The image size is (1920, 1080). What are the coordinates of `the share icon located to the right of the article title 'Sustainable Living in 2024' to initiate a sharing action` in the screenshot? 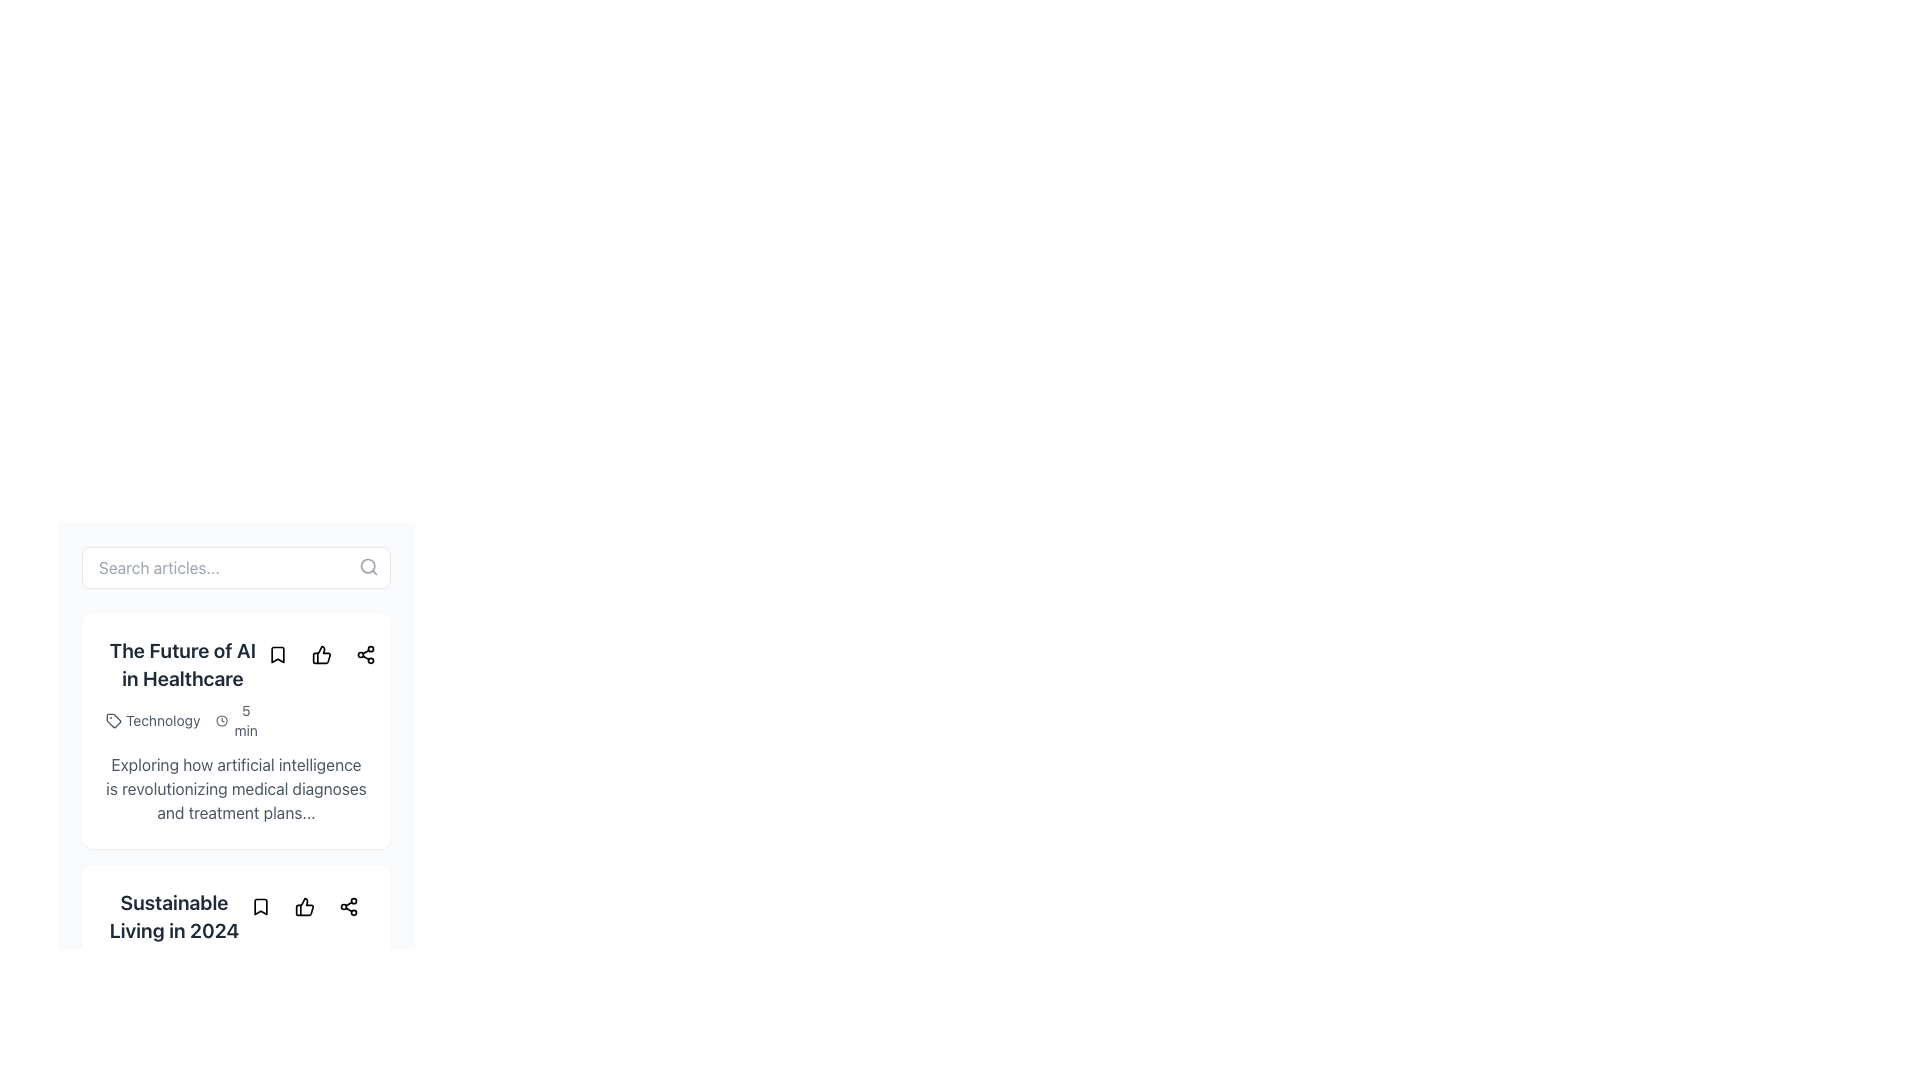 It's located at (349, 906).